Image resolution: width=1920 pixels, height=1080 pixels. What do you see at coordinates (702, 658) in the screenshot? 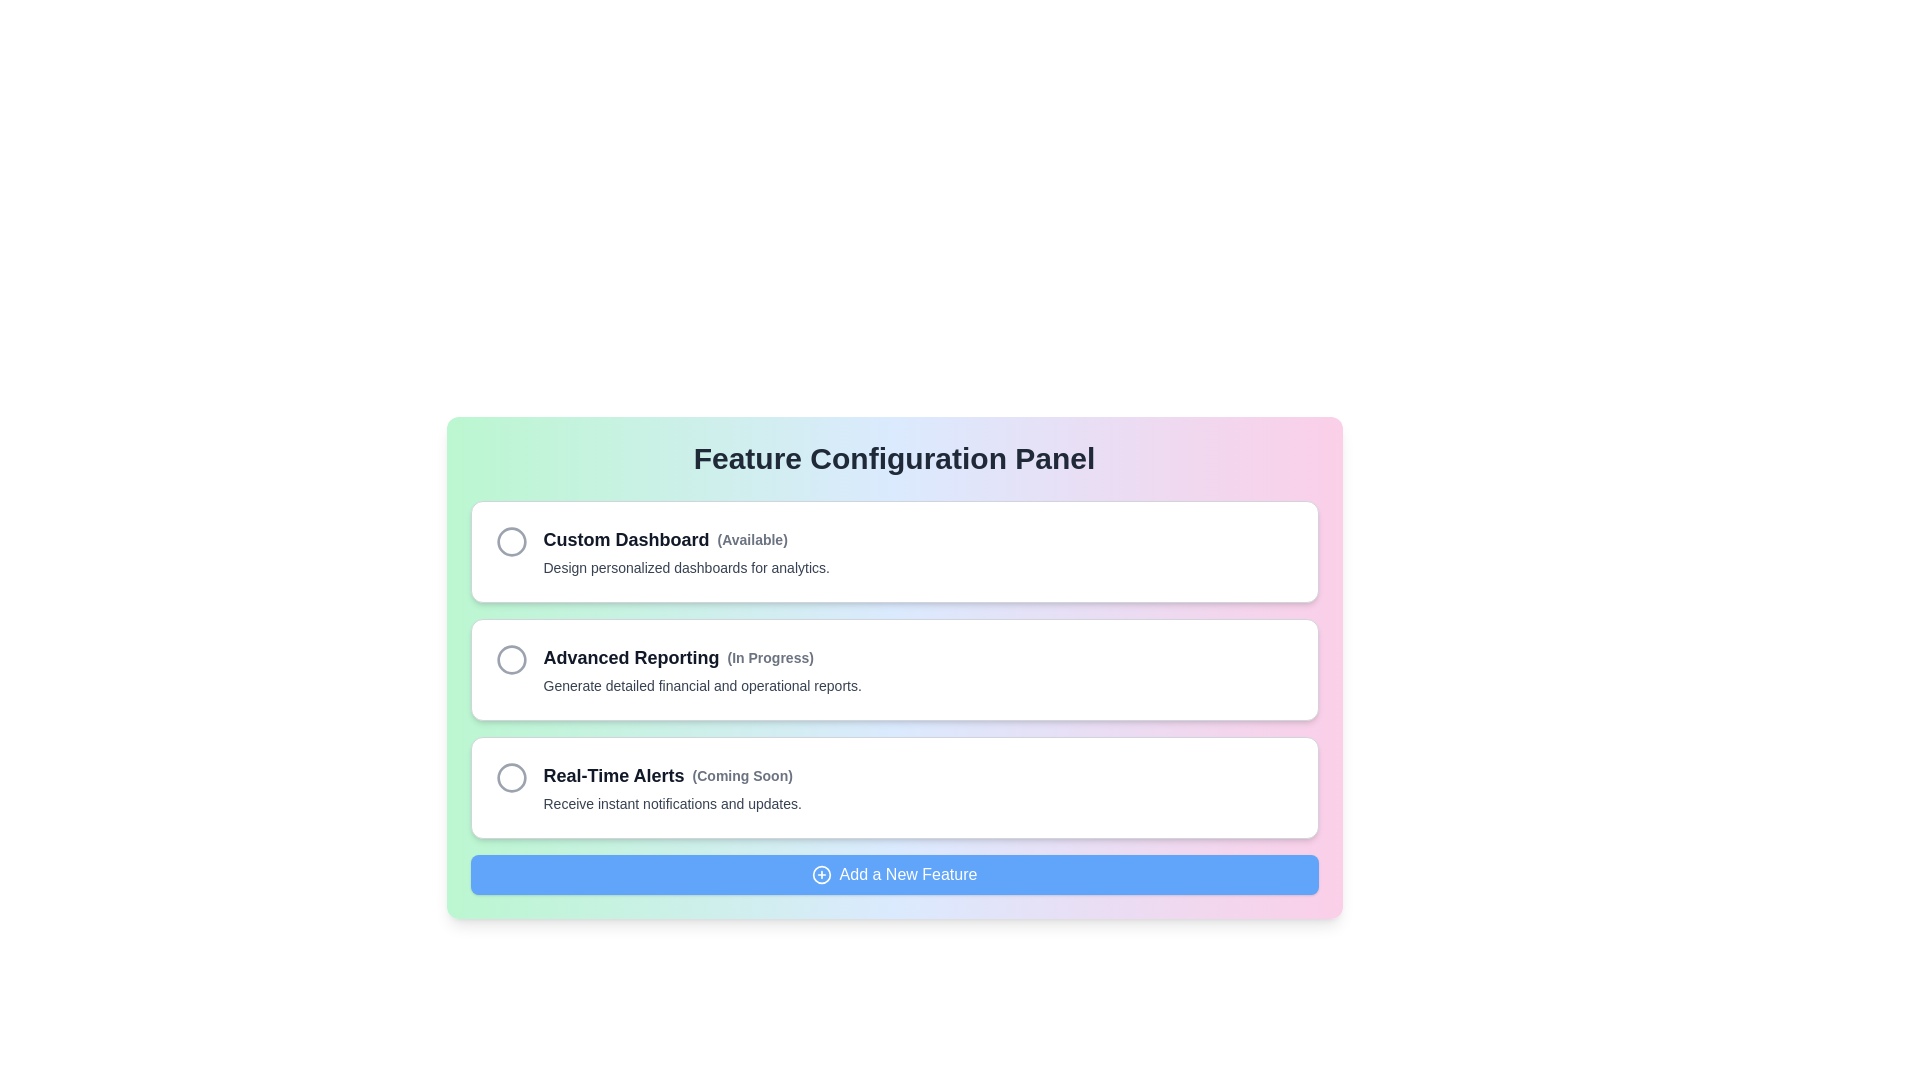
I see `information displayed in the bold text label 'Advanced Reporting' with the note '(In Progress)' located in the second option block of the feature configuration panel` at bounding box center [702, 658].